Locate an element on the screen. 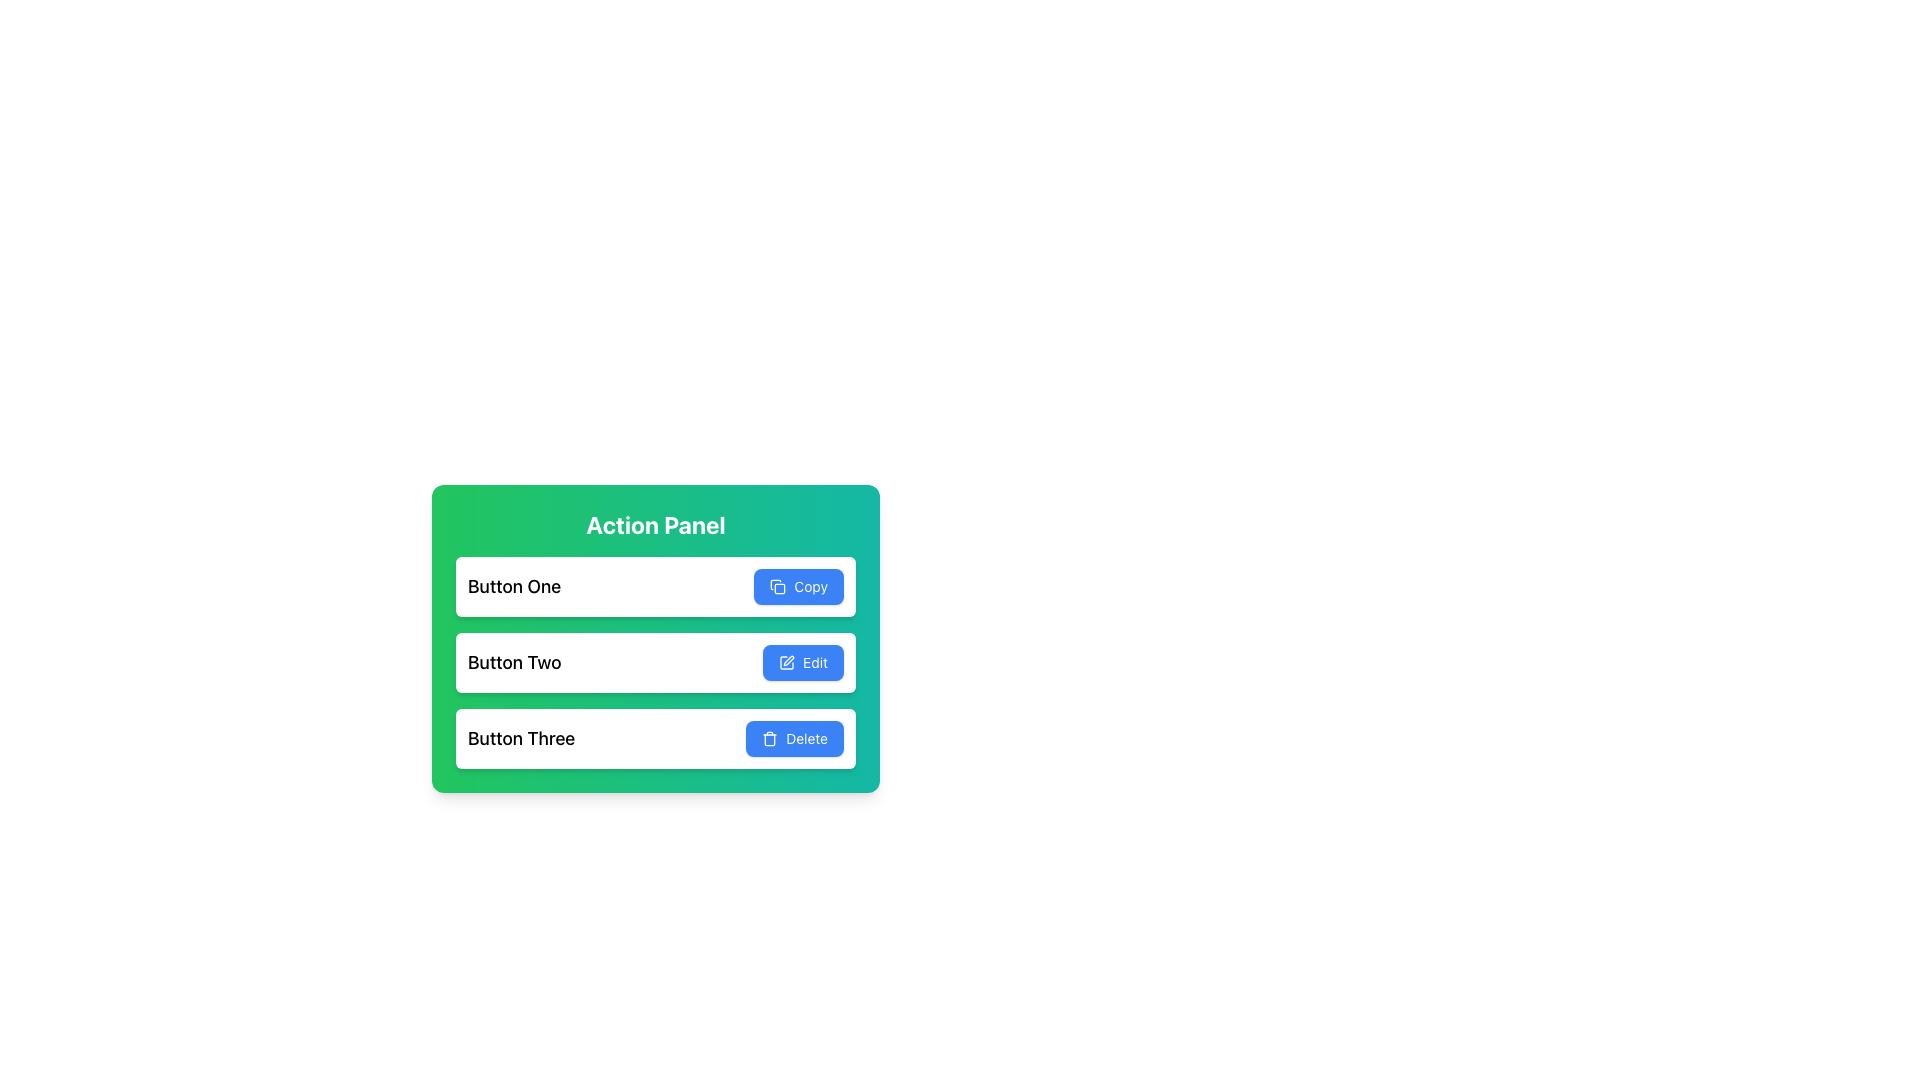 The height and width of the screenshot is (1080, 1920). text from the title Text Label at the top of the gradient-colored panel is located at coordinates (656, 523).